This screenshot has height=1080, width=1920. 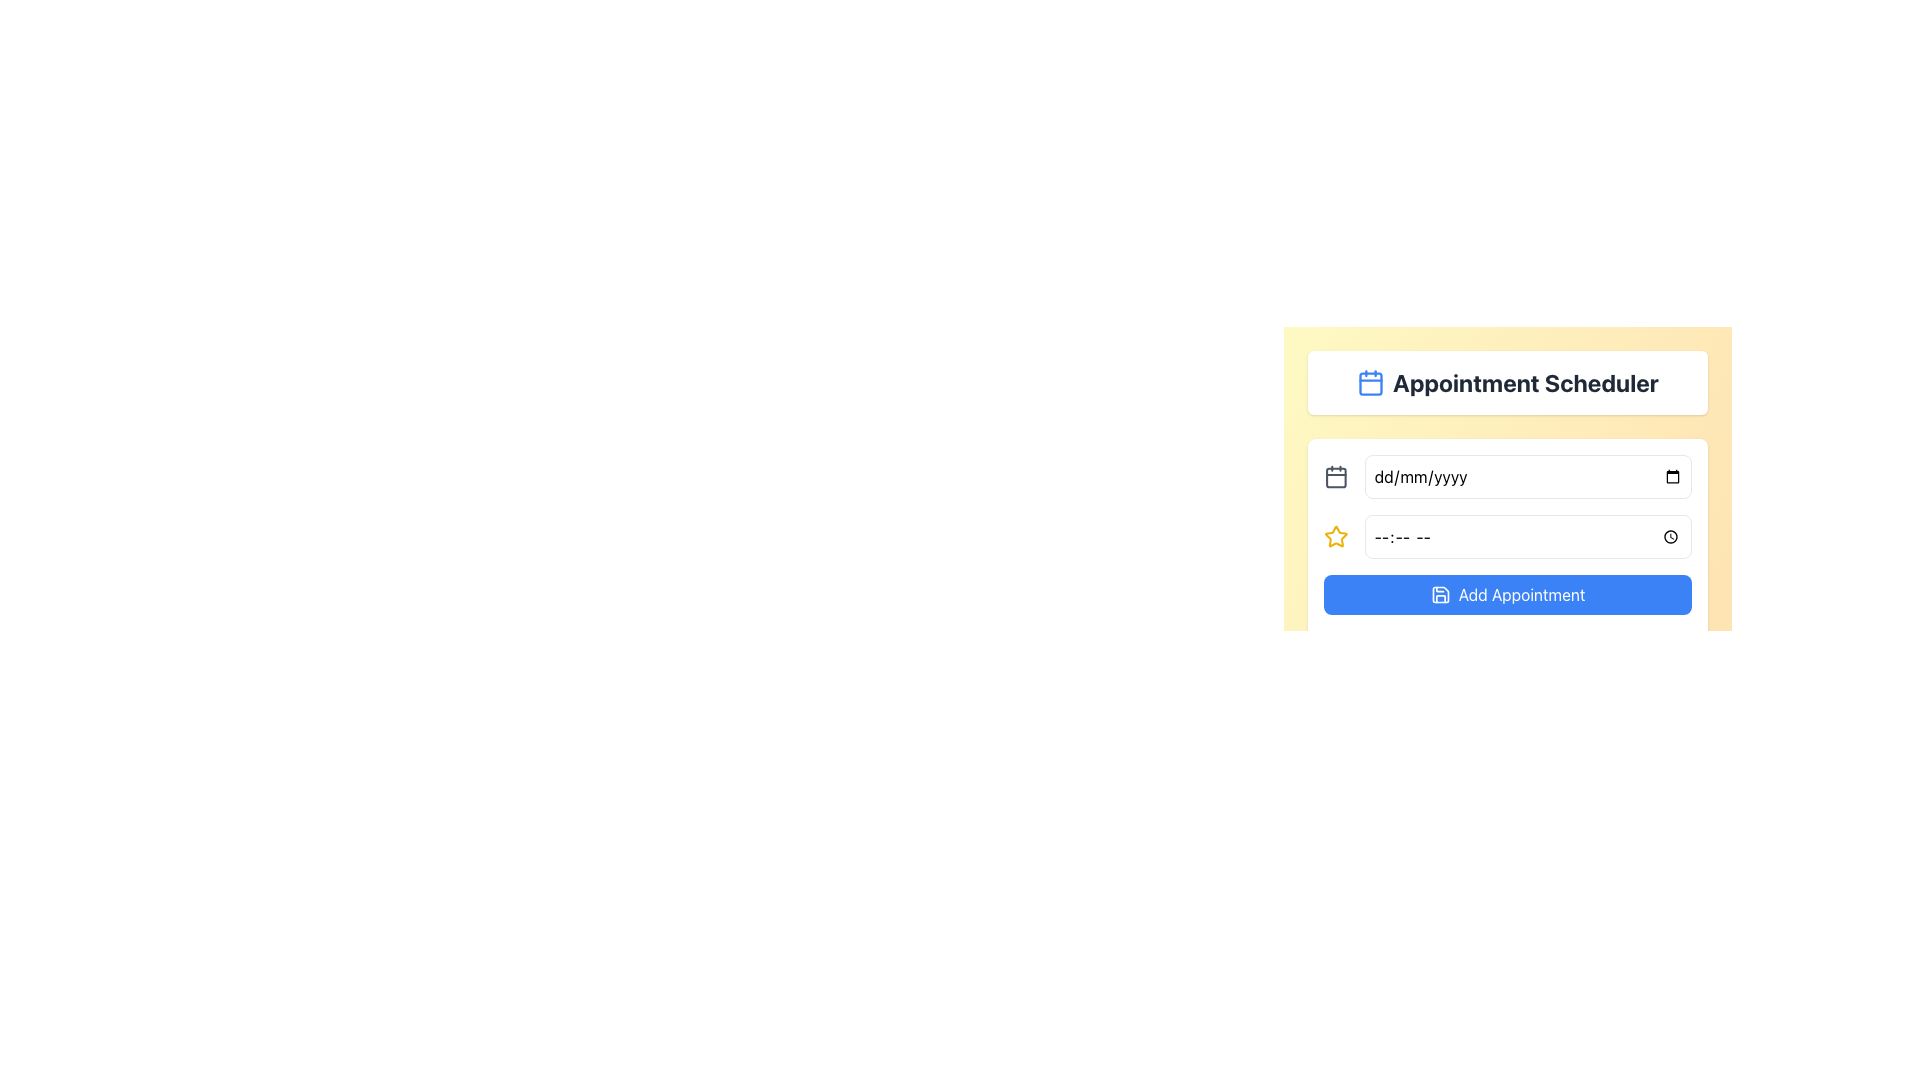 I want to click on the 'Finalize Appointment' button located at the bottom of the 'Appointment Scheduler' form, so click(x=1507, y=593).